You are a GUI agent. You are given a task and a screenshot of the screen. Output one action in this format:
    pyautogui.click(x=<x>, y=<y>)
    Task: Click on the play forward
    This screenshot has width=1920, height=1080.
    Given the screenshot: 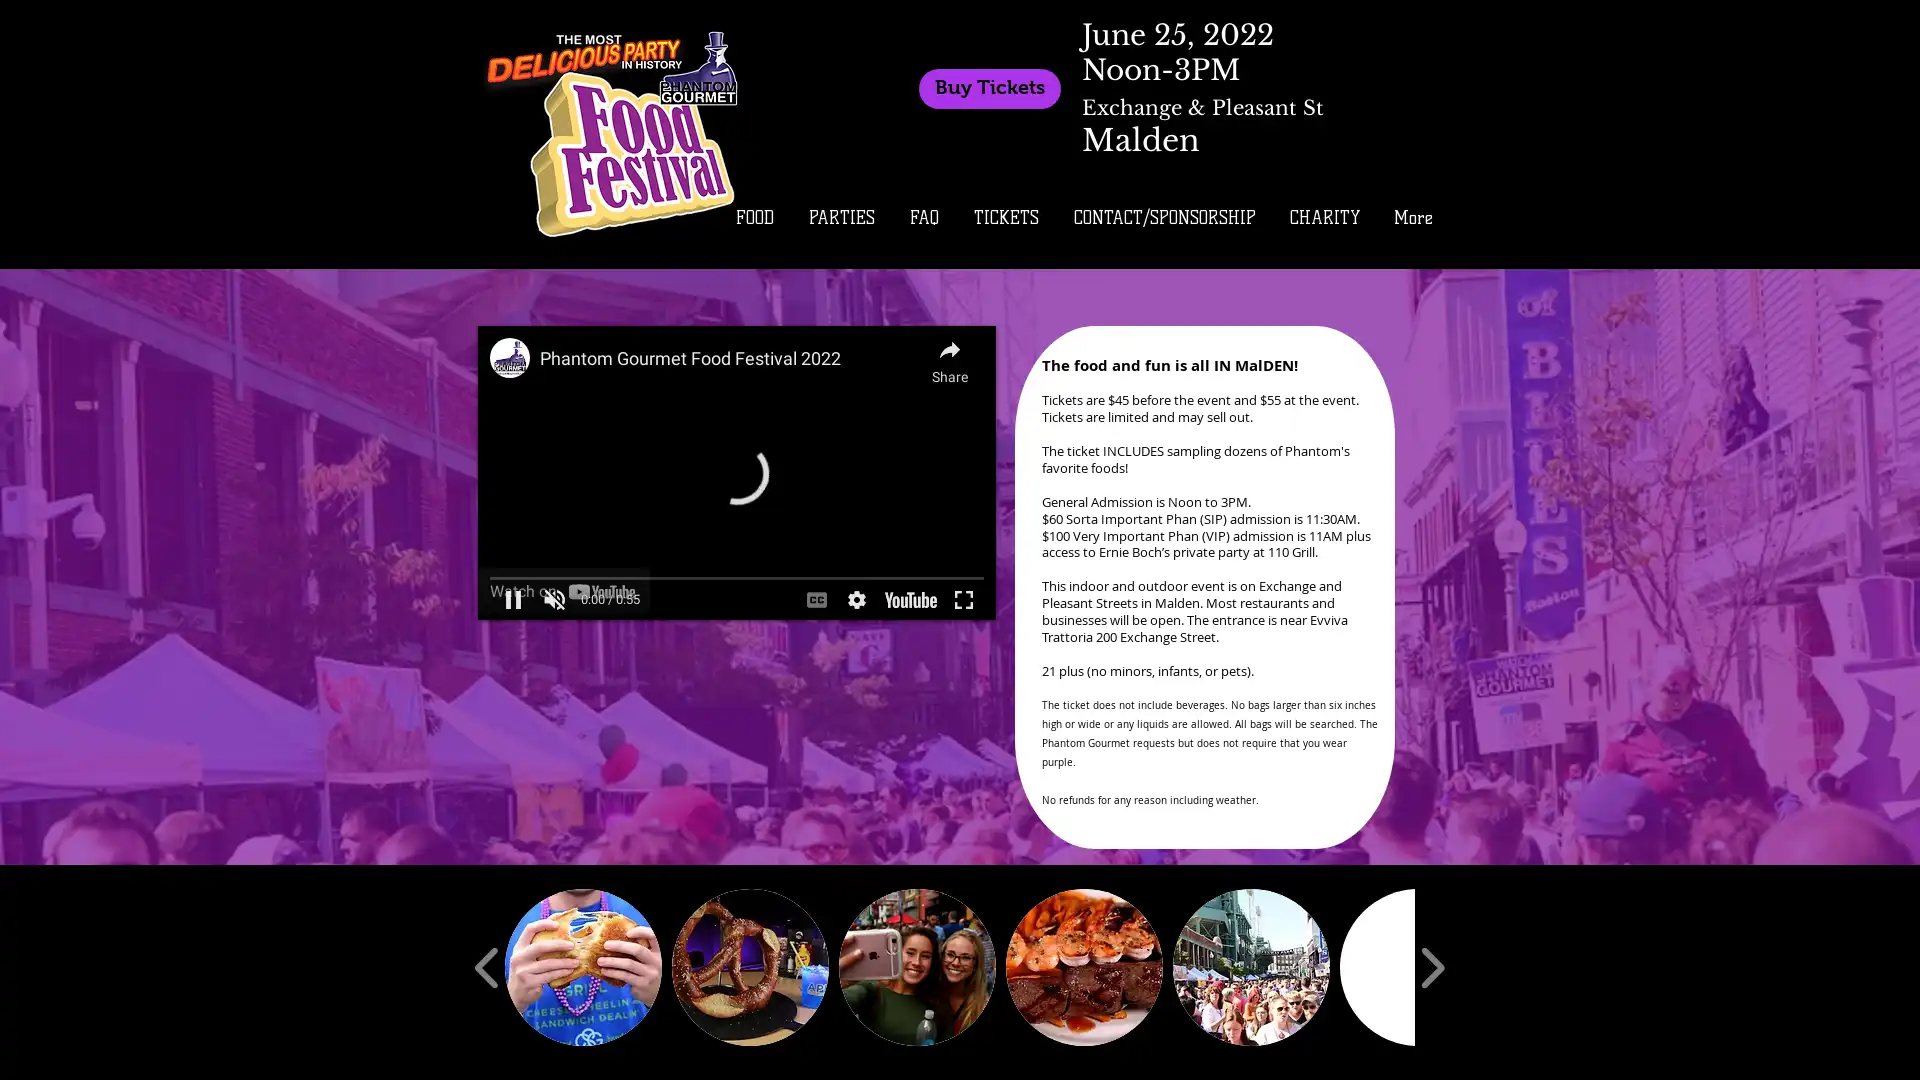 What is the action you would take?
    pyautogui.click(x=1431, y=966)
    